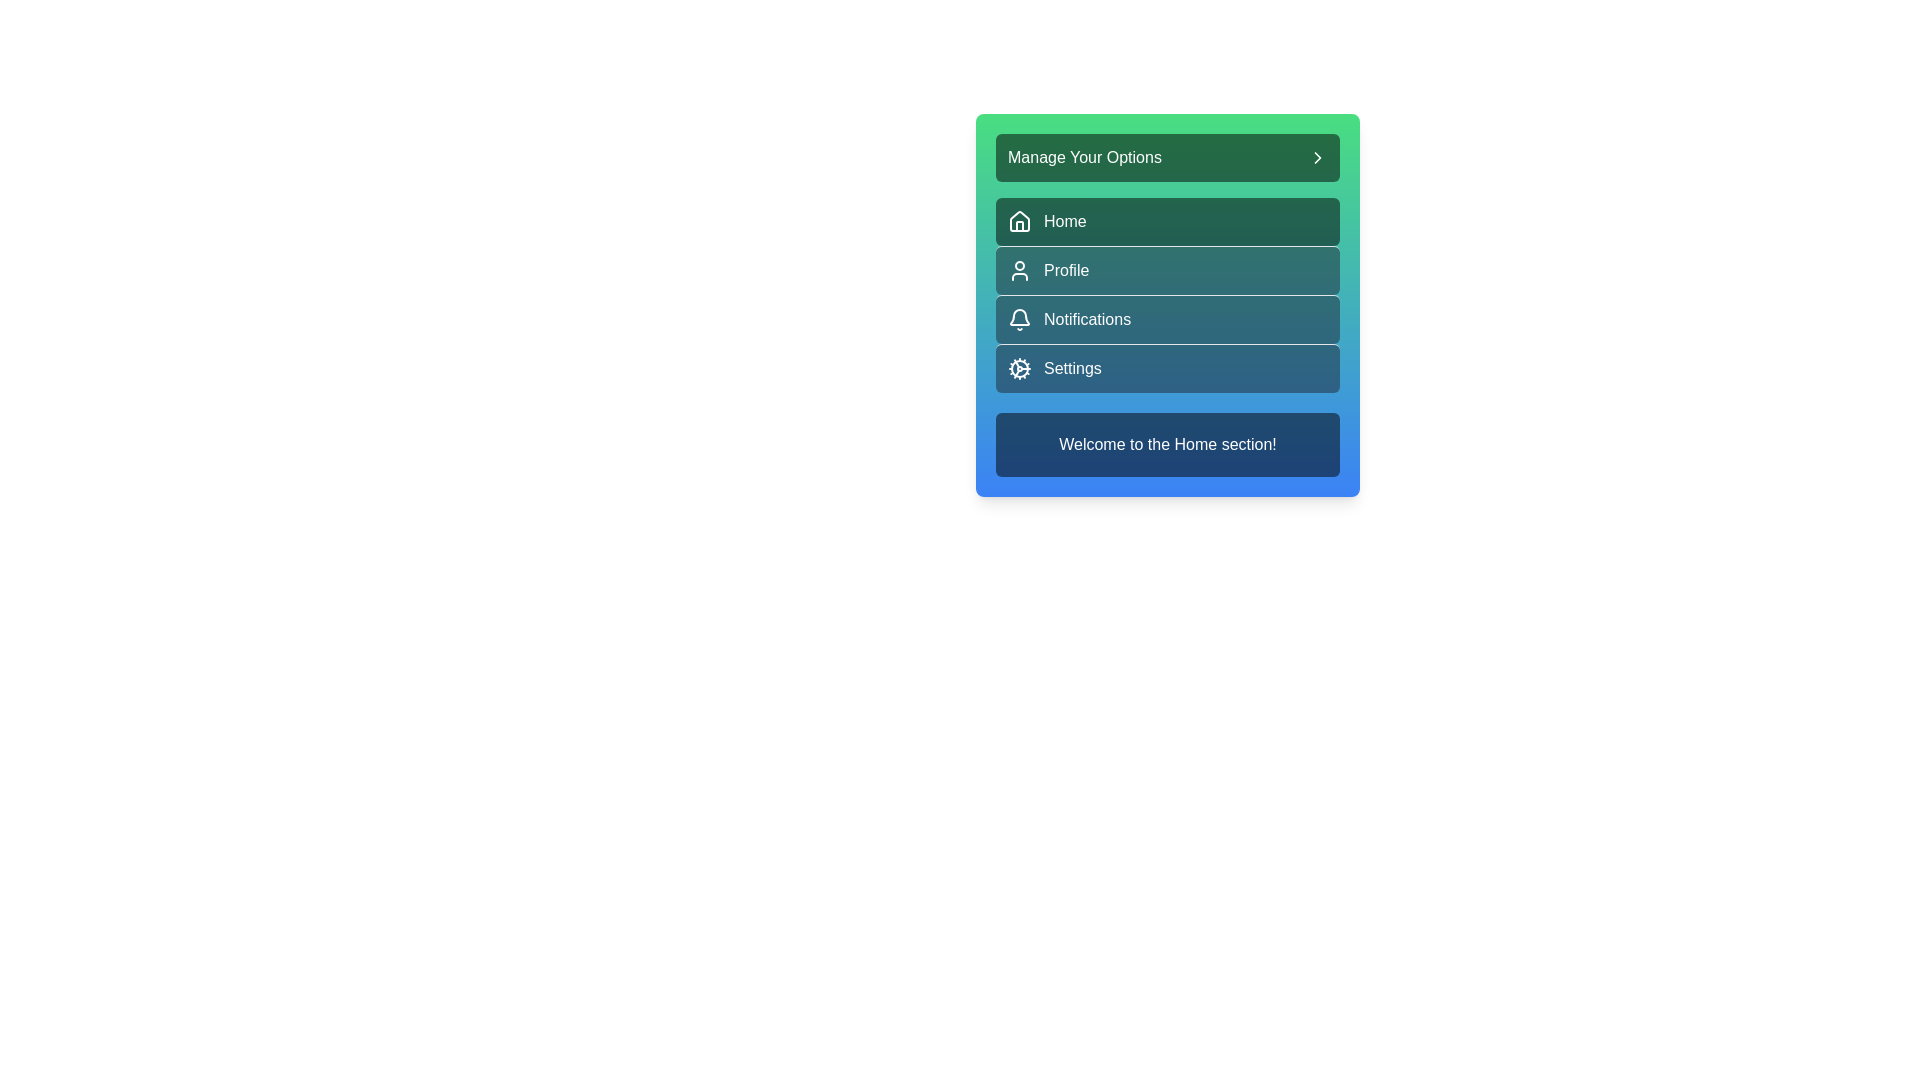 The image size is (1920, 1080). What do you see at coordinates (1019, 270) in the screenshot?
I see `the 'Profile' icon located to the left of the text 'Profile' in the menu, which serves as a visual cue for the Profile function` at bounding box center [1019, 270].